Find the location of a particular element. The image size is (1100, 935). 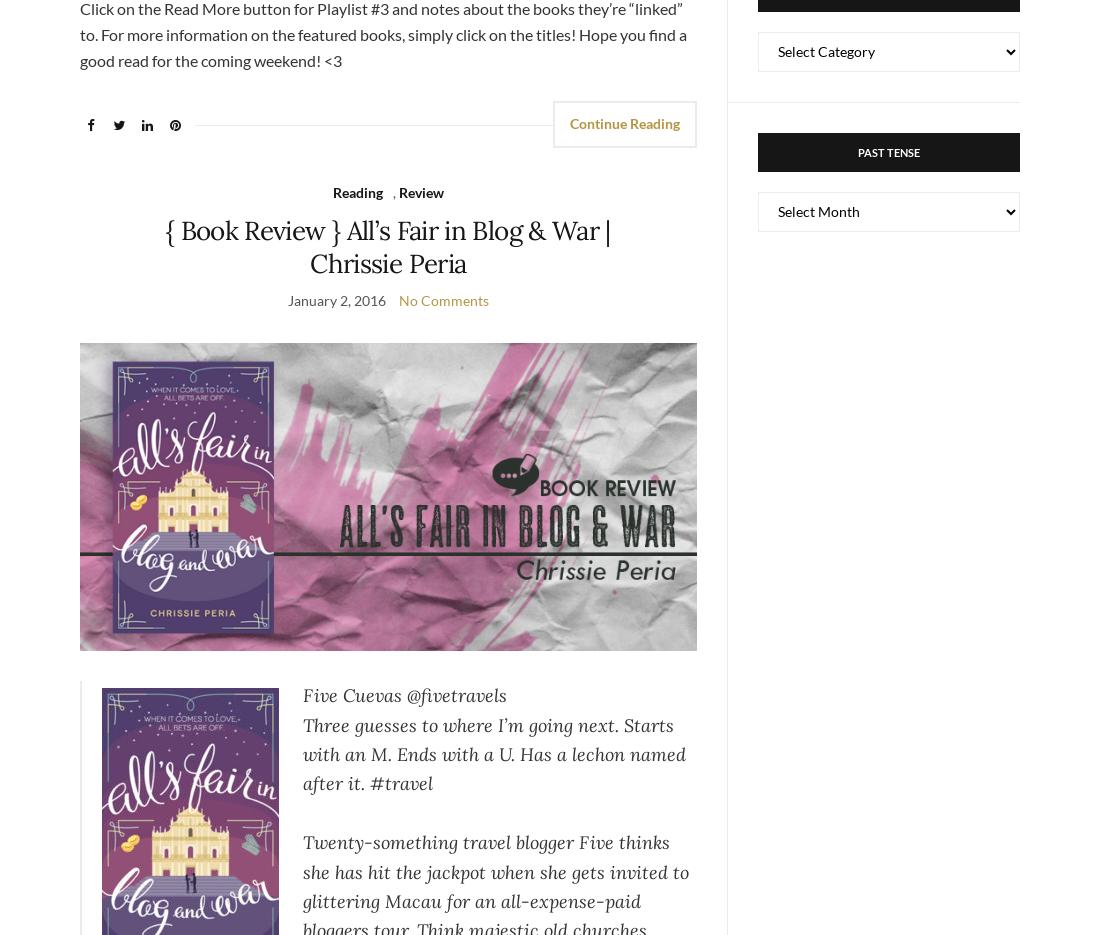

'Reading' is located at coordinates (356, 190).